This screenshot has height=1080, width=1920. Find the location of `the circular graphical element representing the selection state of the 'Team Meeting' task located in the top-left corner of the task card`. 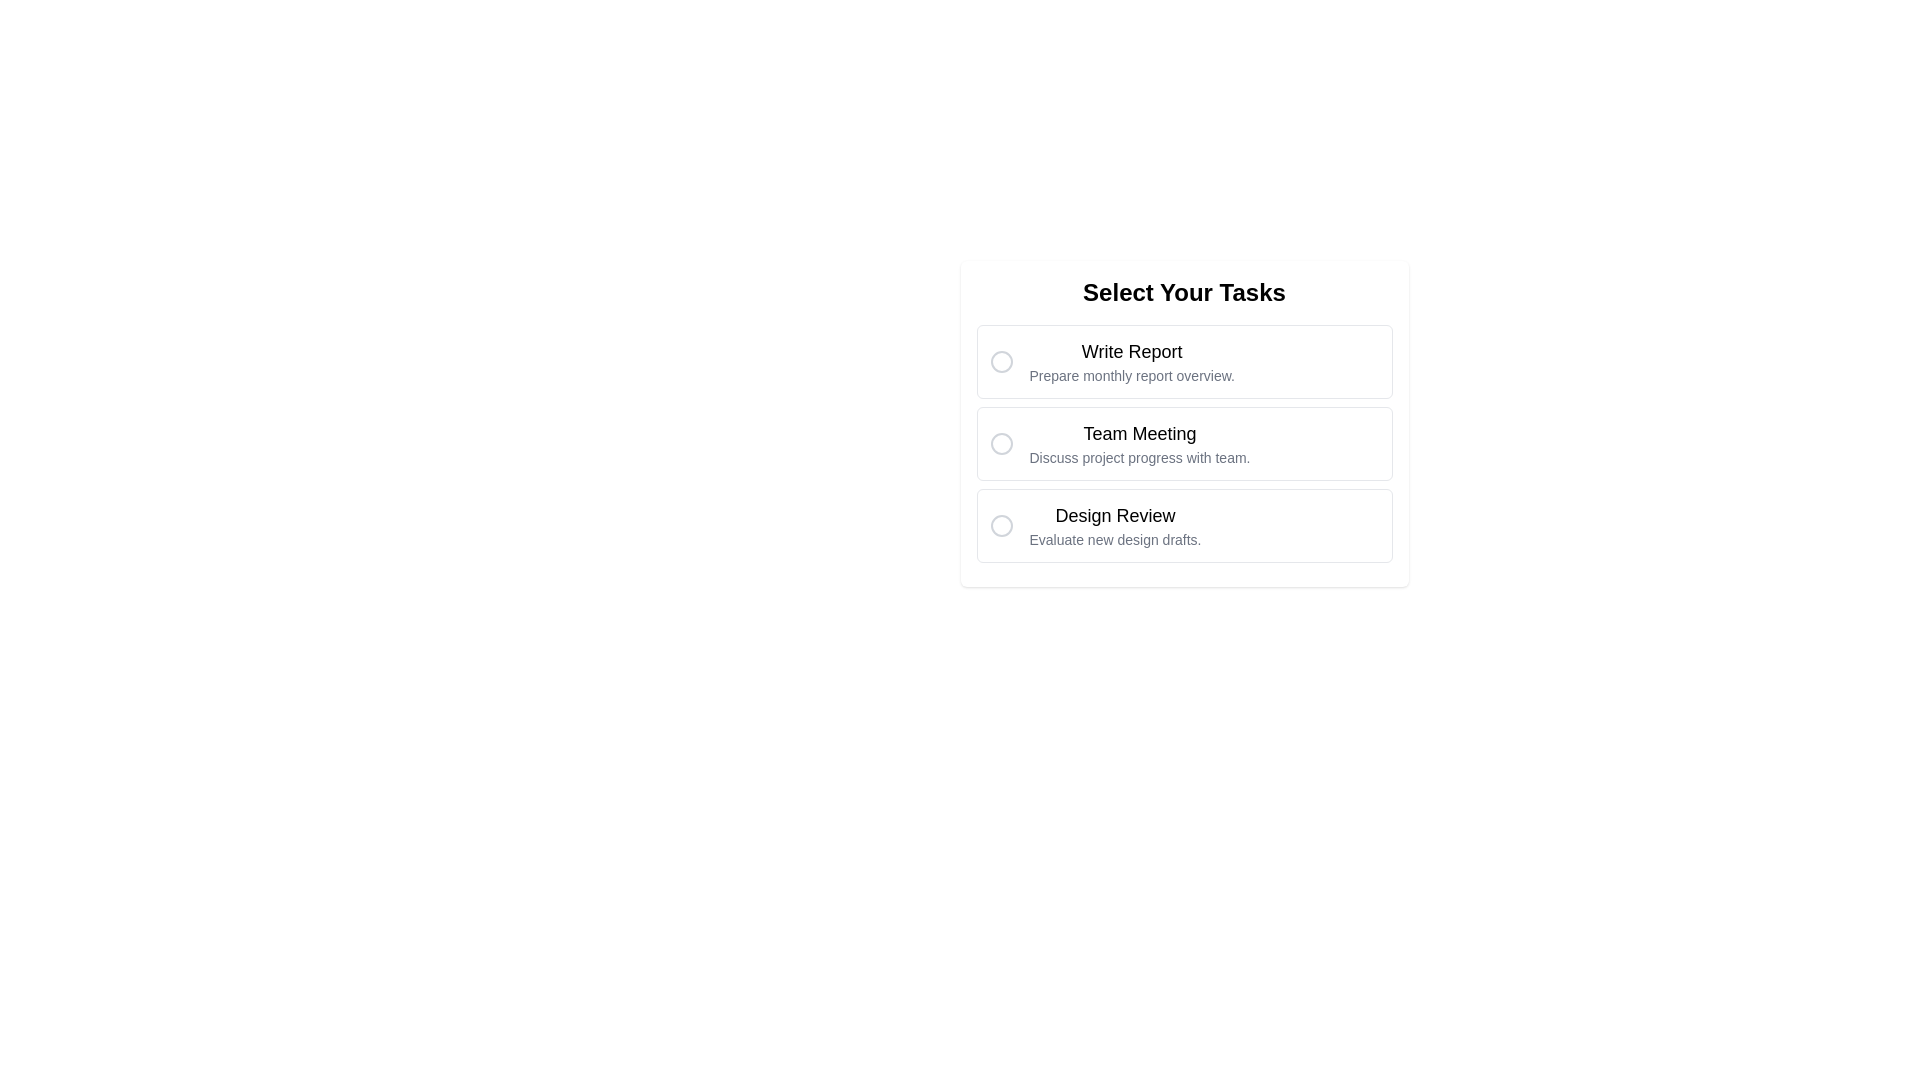

the circular graphical element representing the selection state of the 'Team Meeting' task located in the top-left corner of the task card is located at coordinates (1001, 442).